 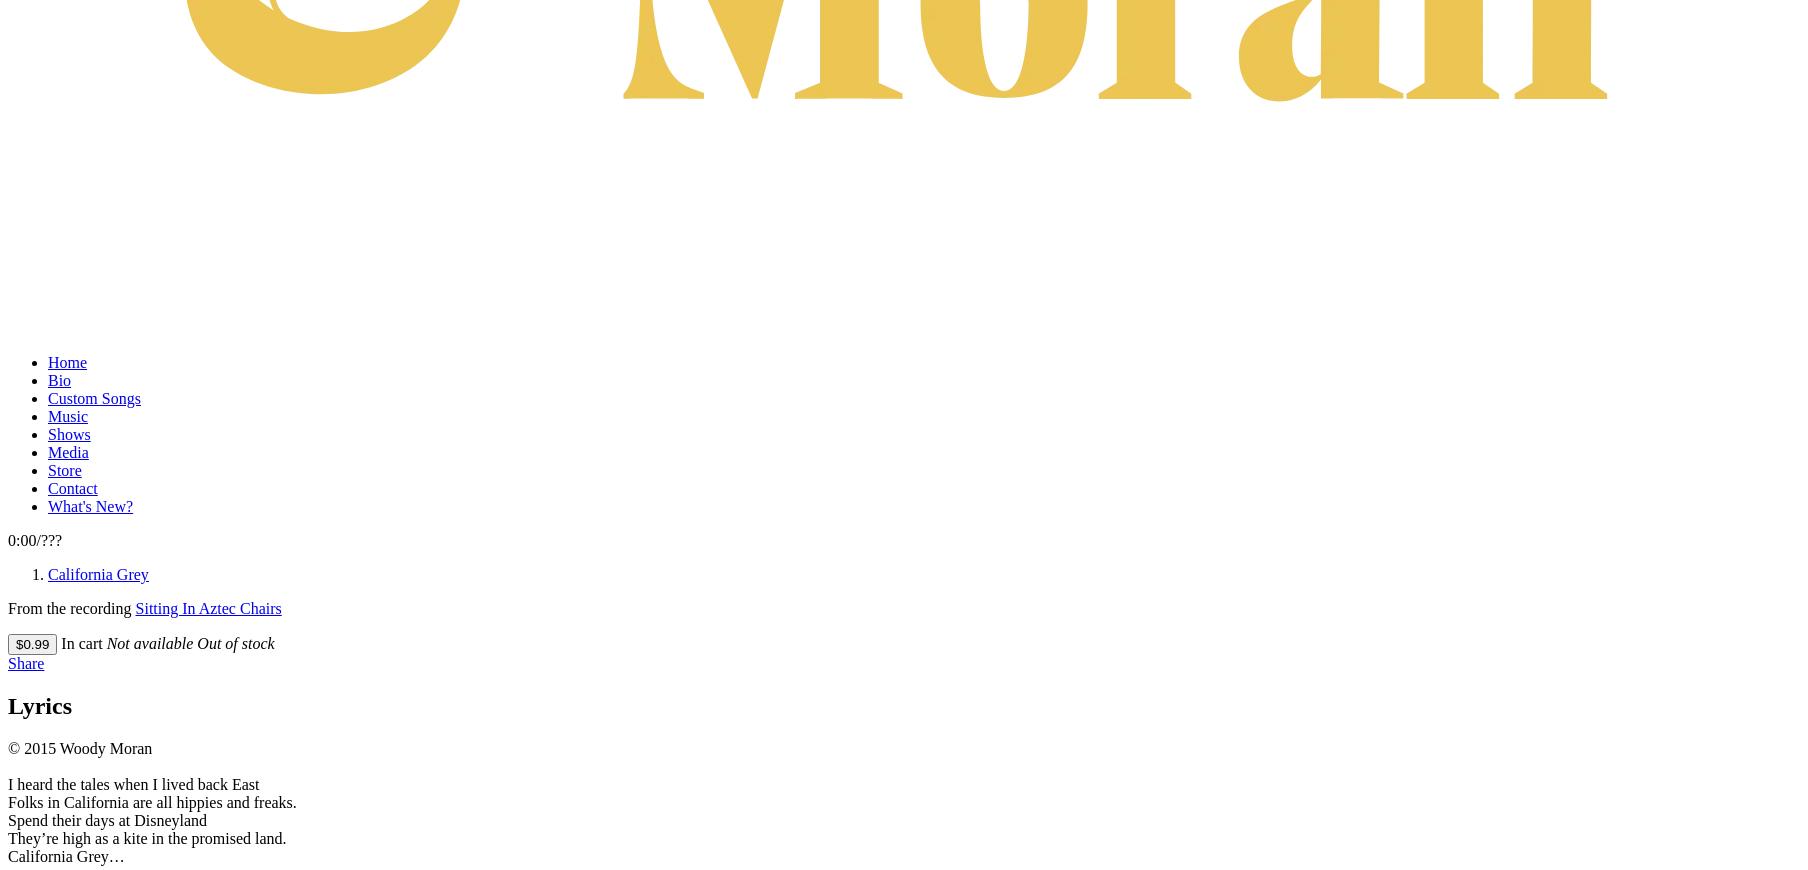 I want to click on 'Home', so click(x=67, y=361).